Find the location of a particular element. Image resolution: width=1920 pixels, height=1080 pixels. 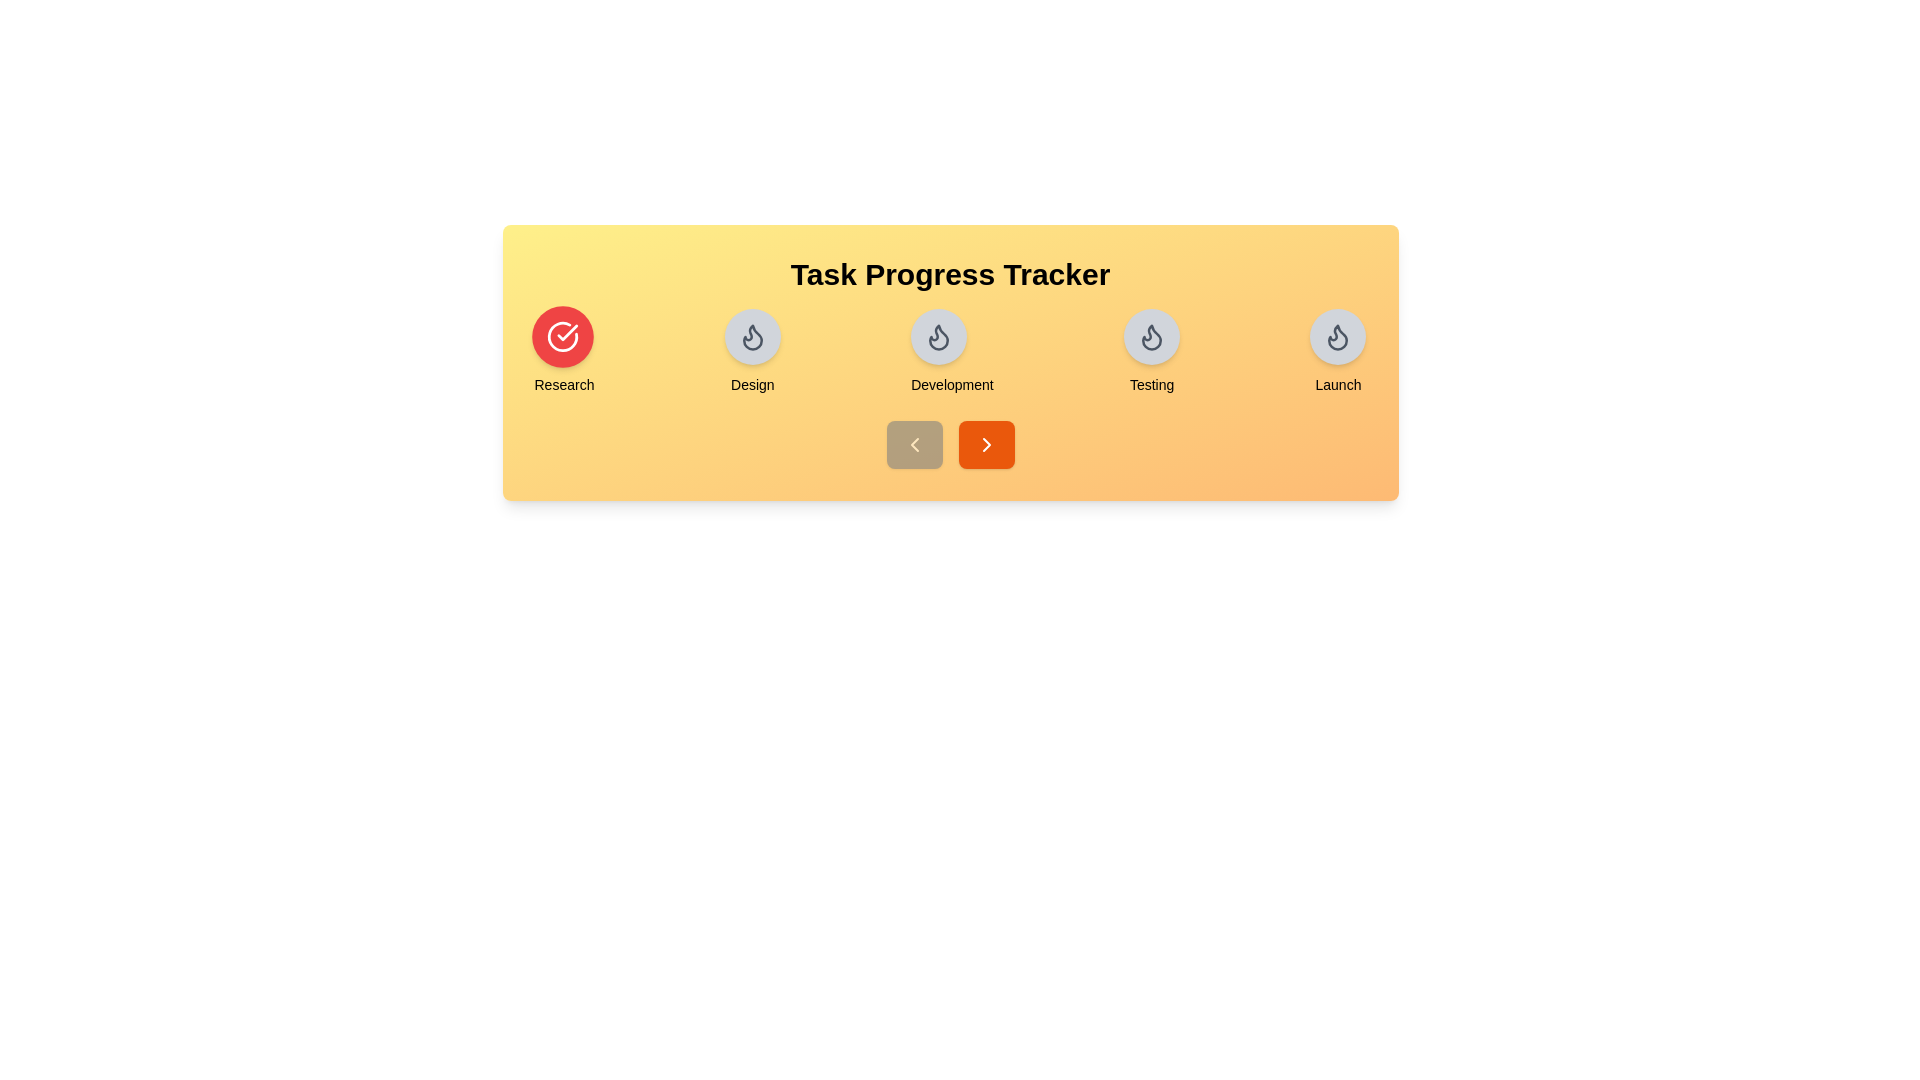

the static text indicating the 'Testing' stage of the tracker, located below the flame-shaped icon in the task progress tracker is located at coordinates (1152, 385).